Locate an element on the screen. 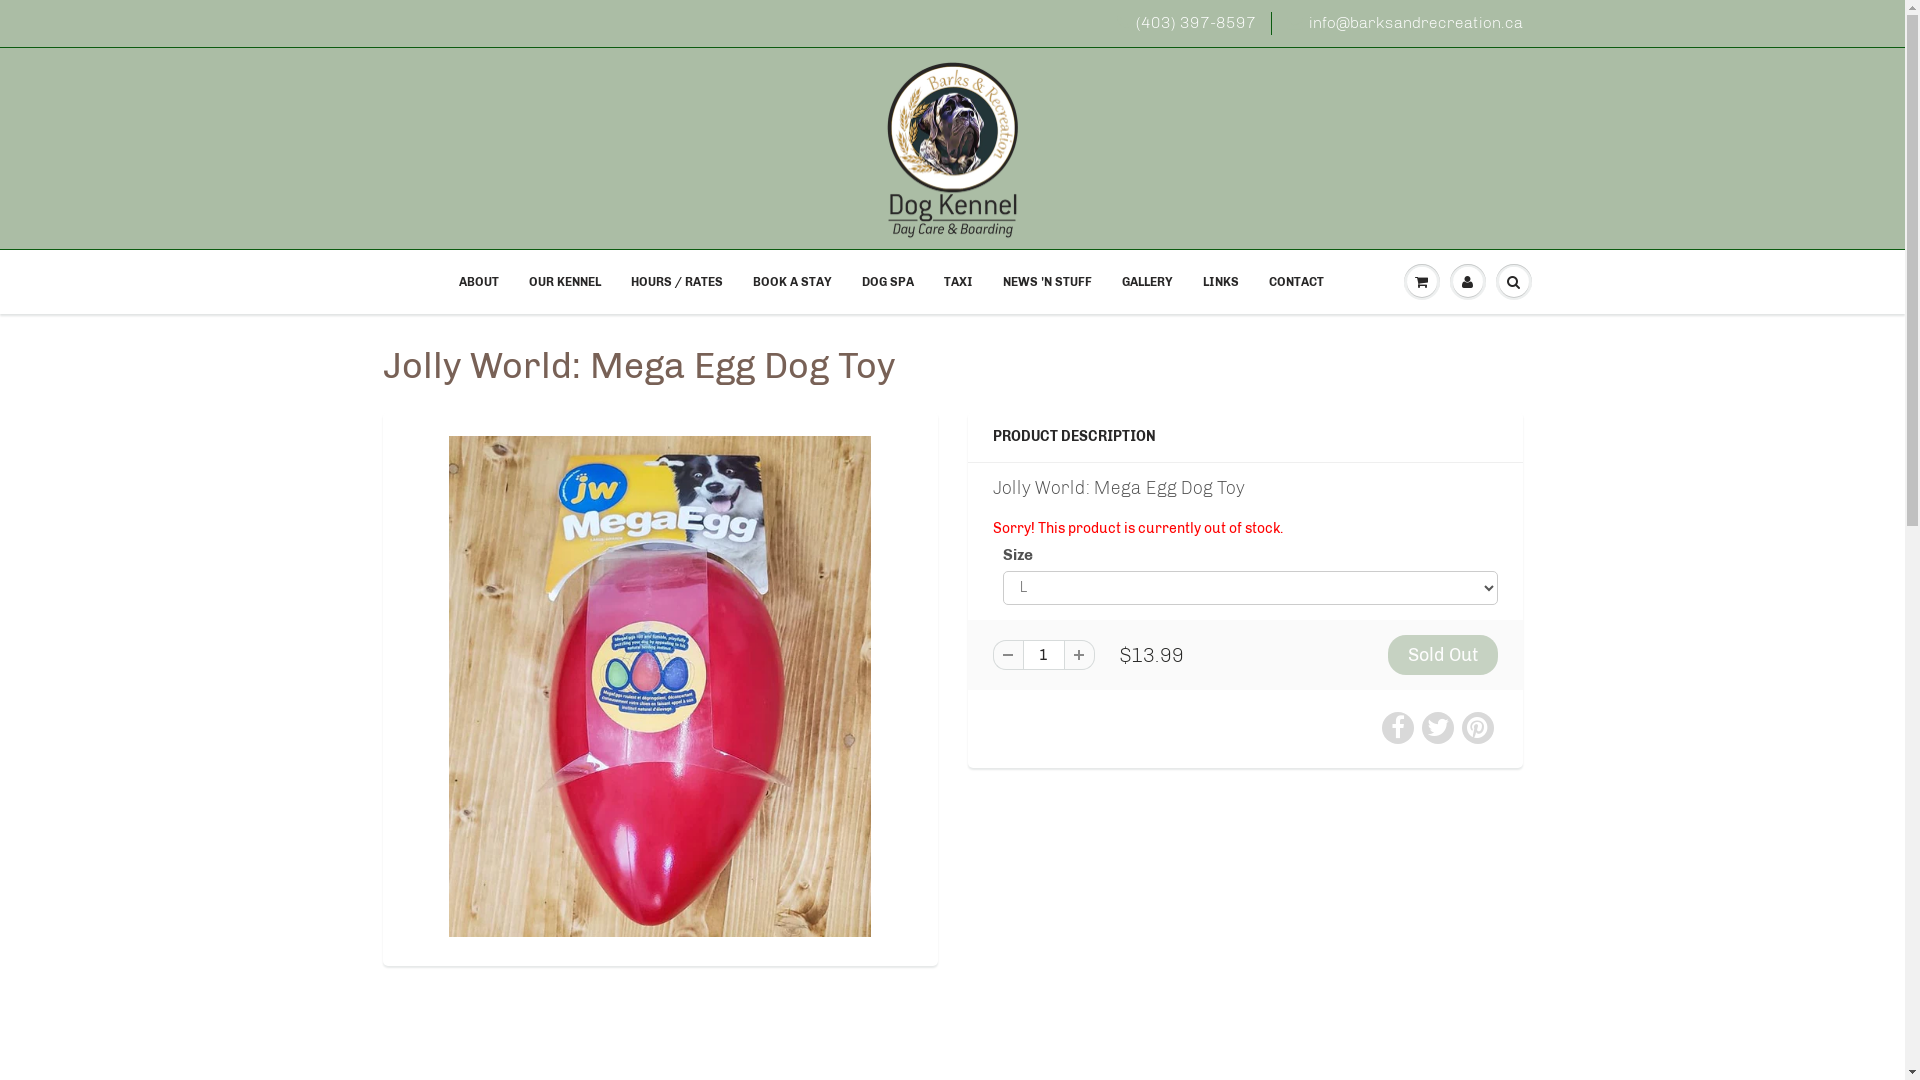 Image resolution: width=1920 pixels, height=1080 pixels. 'HOURS / RATES' is located at coordinates (676, 281).